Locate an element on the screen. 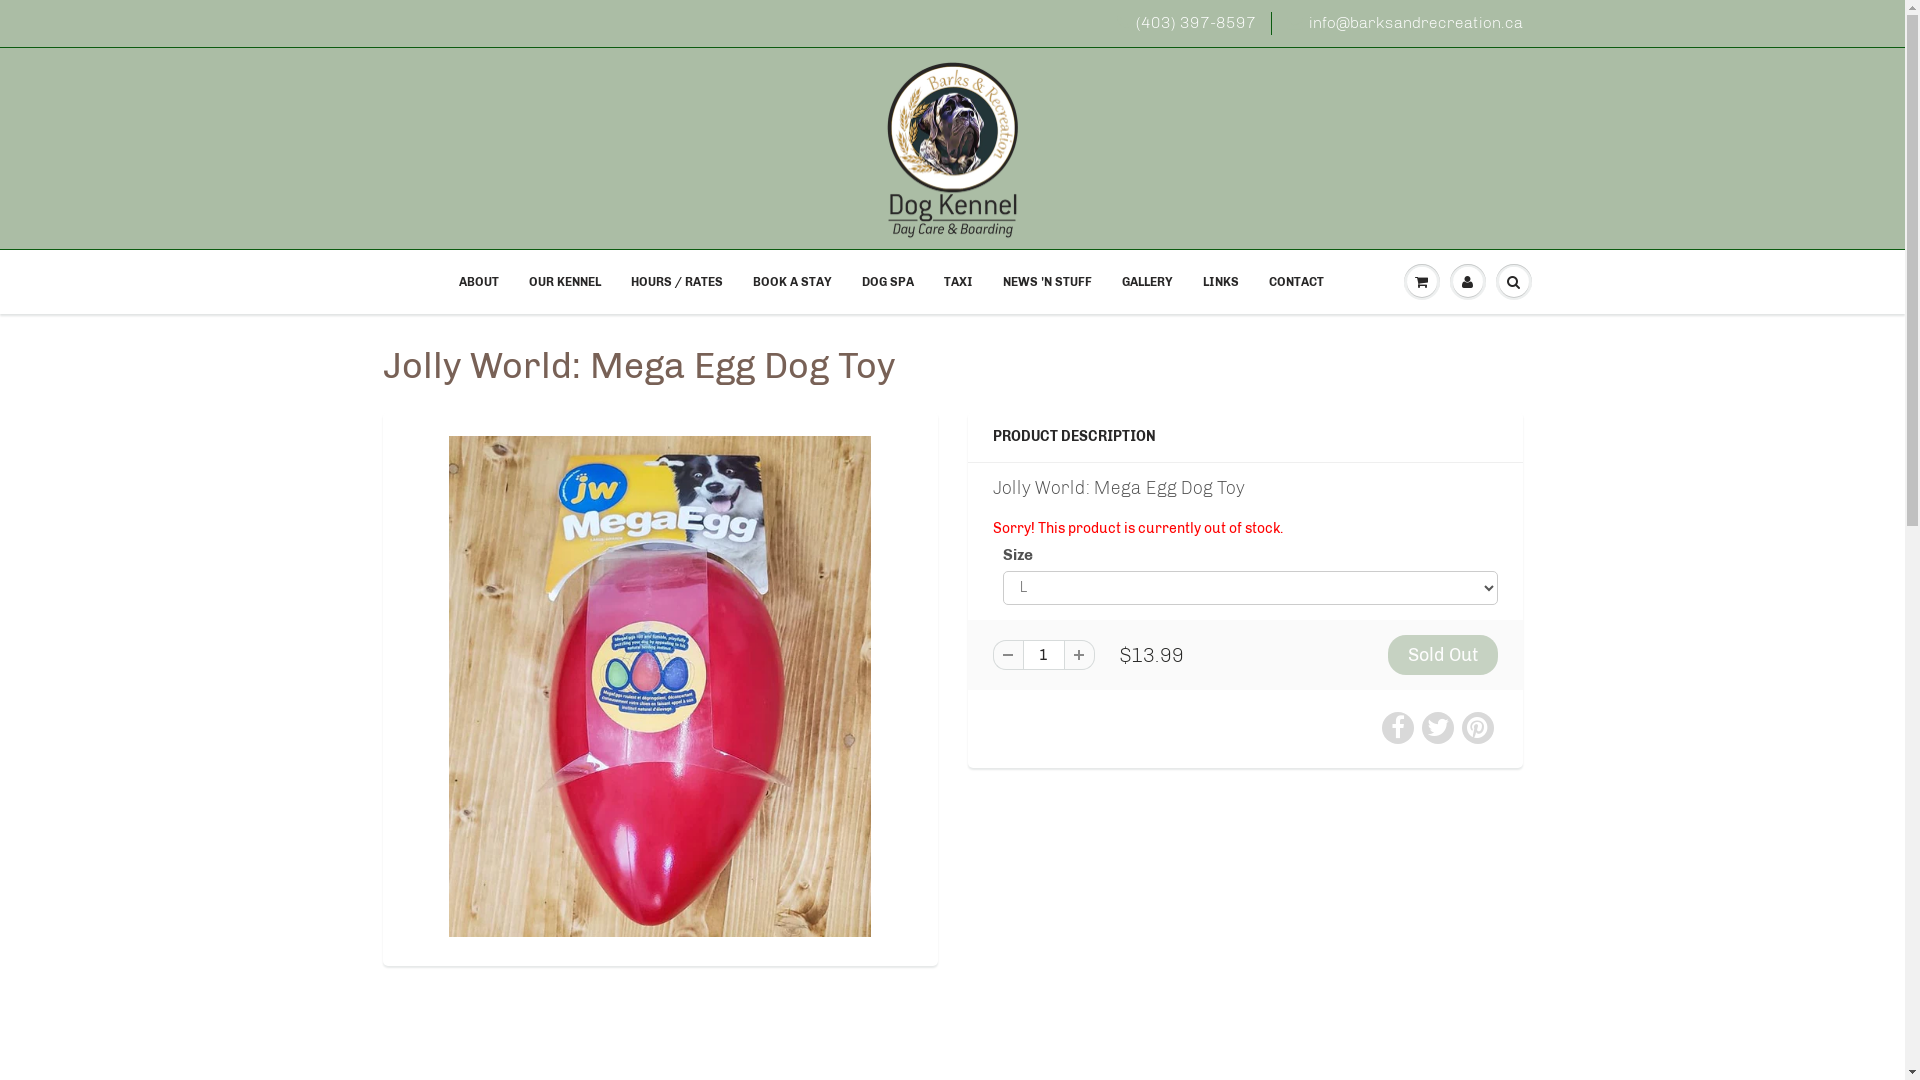 Image resolution: width=1920 pixels, height=1080 pixels. 'HOURS / RATES' is located at coordinates (676, 281).